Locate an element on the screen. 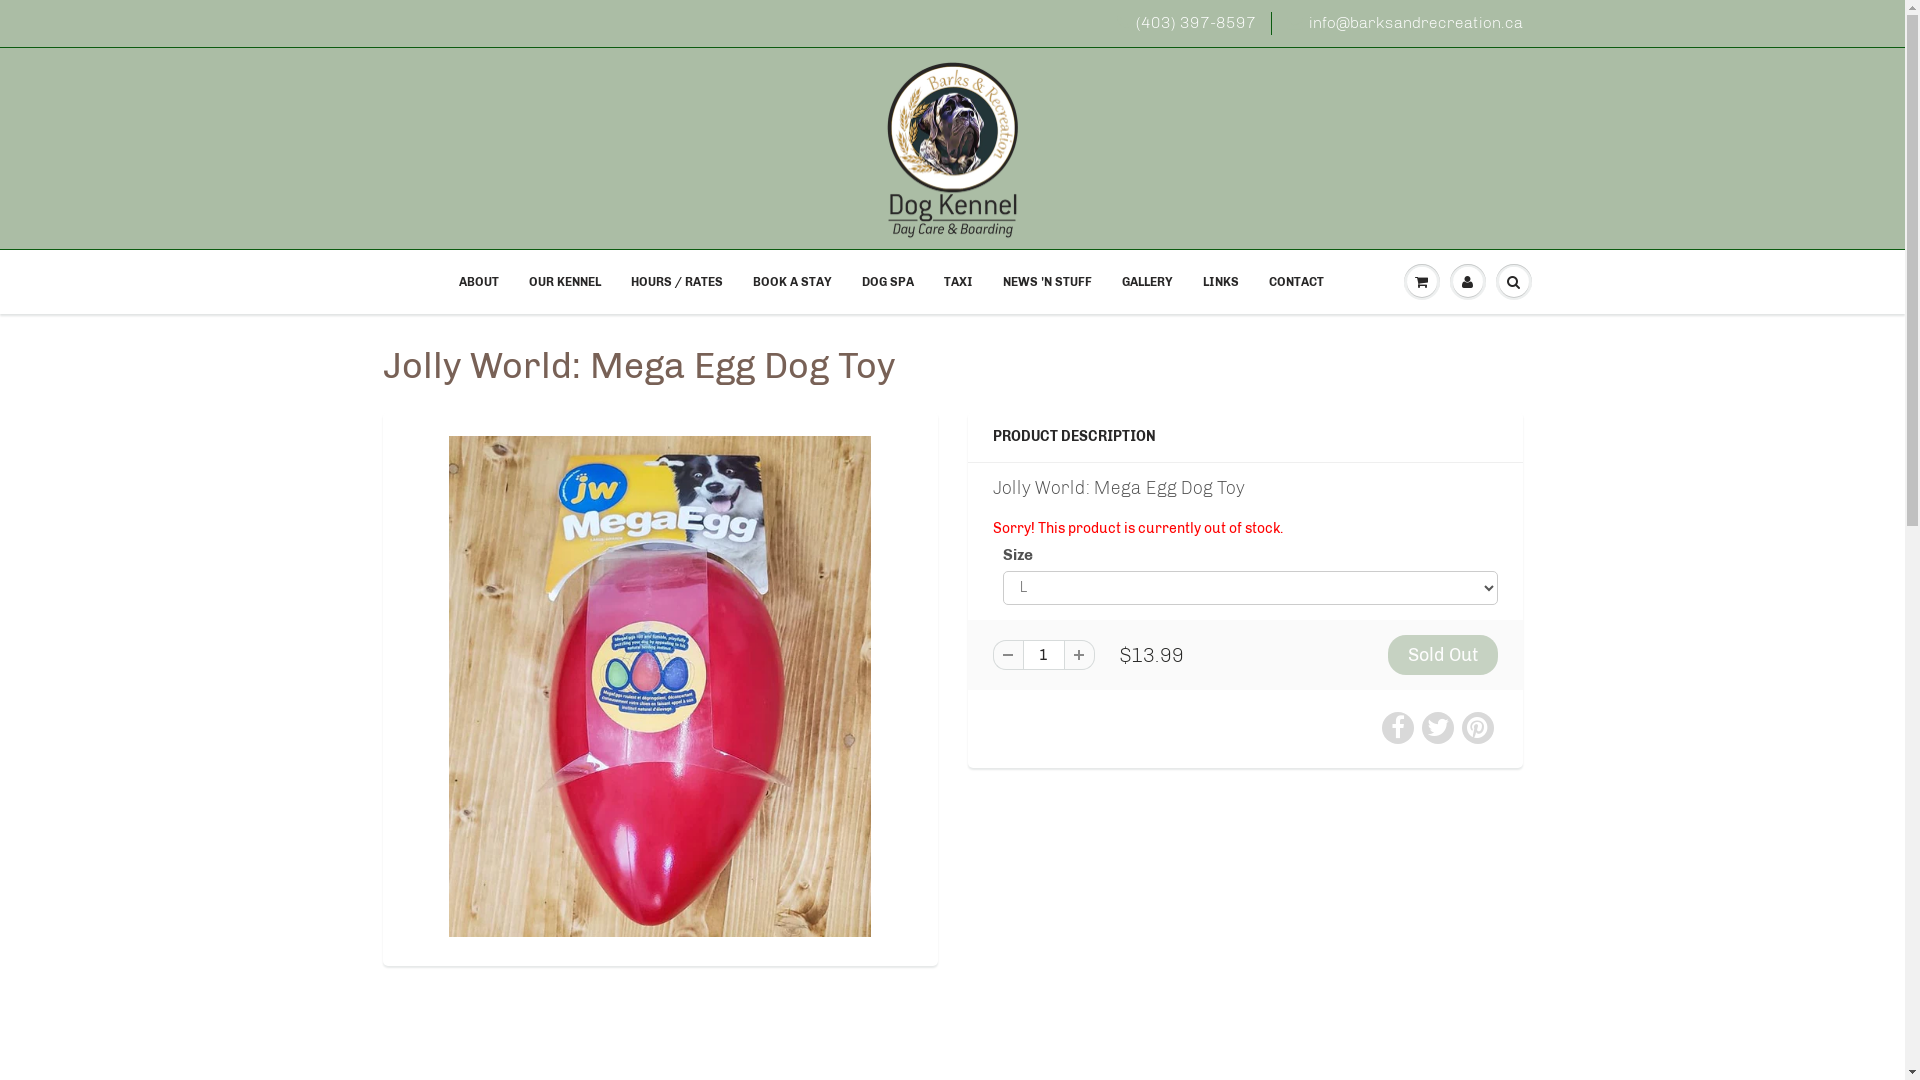 Image resolution: width=1920 pixels, height=1080 pixels. 'HOURS / RATES' is located at coordinates (676, 281).